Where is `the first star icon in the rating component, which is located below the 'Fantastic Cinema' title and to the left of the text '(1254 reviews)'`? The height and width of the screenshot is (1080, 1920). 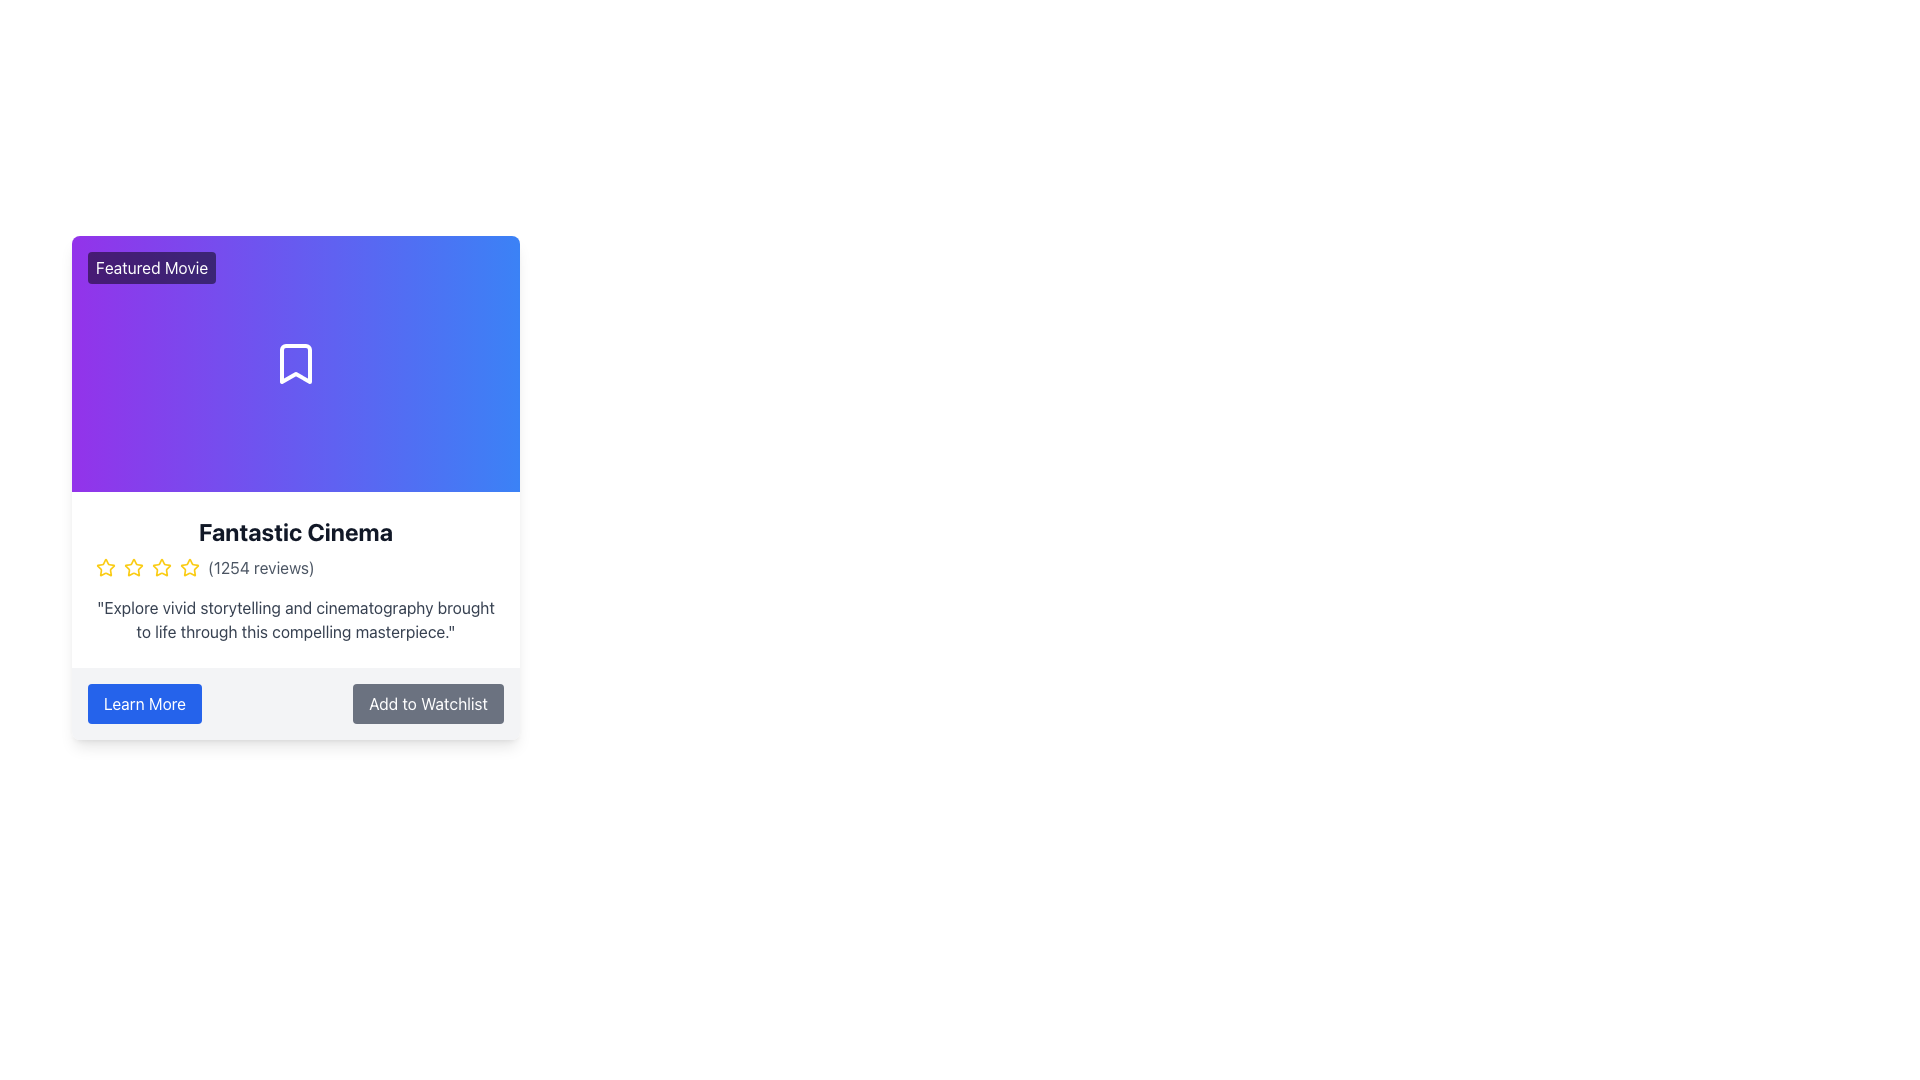 the first star icon in the rating component, which is located below the 'Fantastic Cinema' title and to the left of the text '(1254 reviews)' is located at coordinates (104, 567).